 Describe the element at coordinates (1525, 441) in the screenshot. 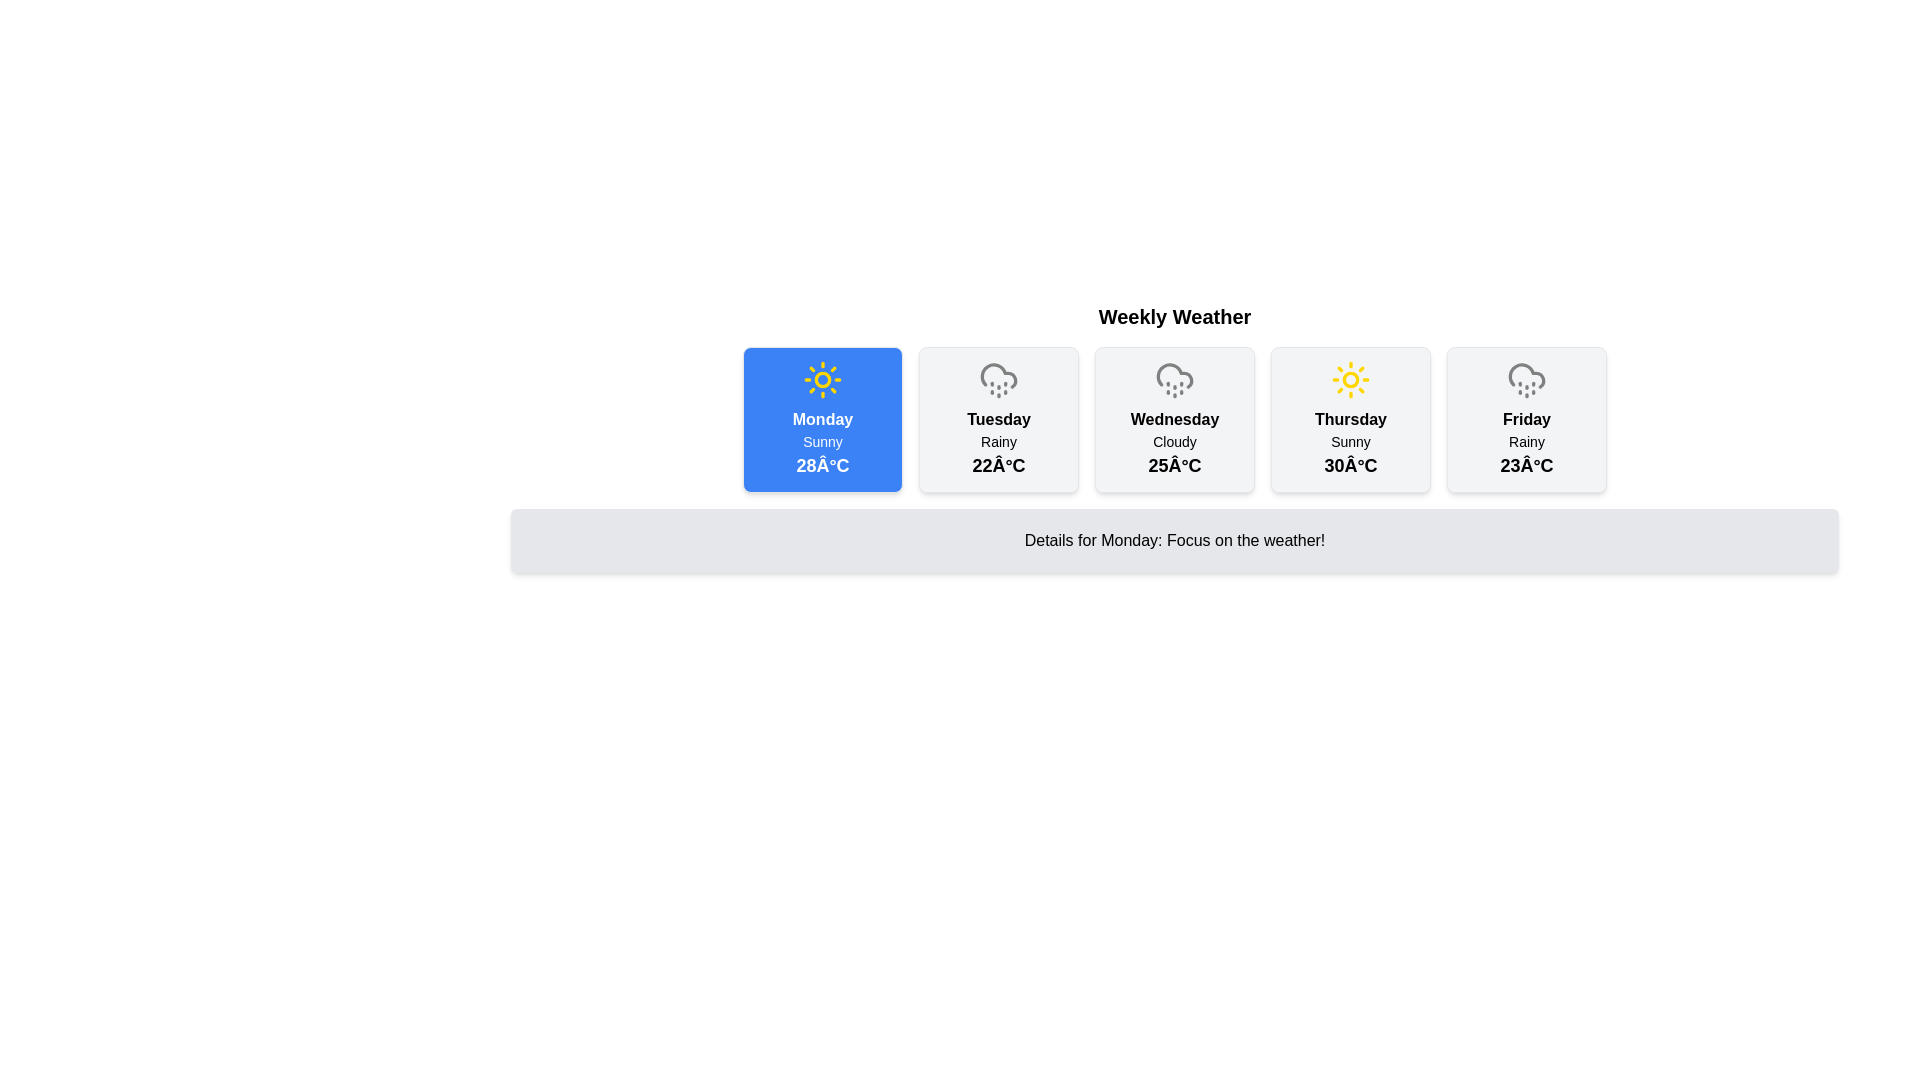

I see `text displayed in the weather condition label for 'Friday', which shows 'Rainy'` at that location.